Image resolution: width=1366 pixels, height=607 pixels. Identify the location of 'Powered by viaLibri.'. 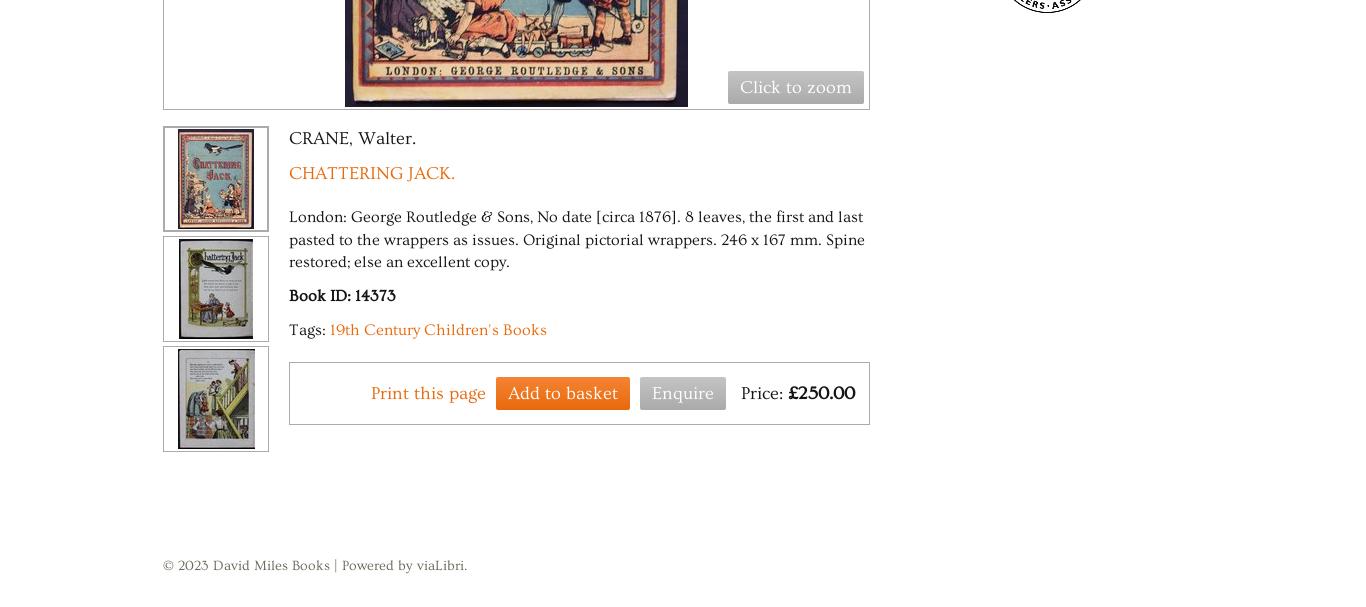
(342, 566).